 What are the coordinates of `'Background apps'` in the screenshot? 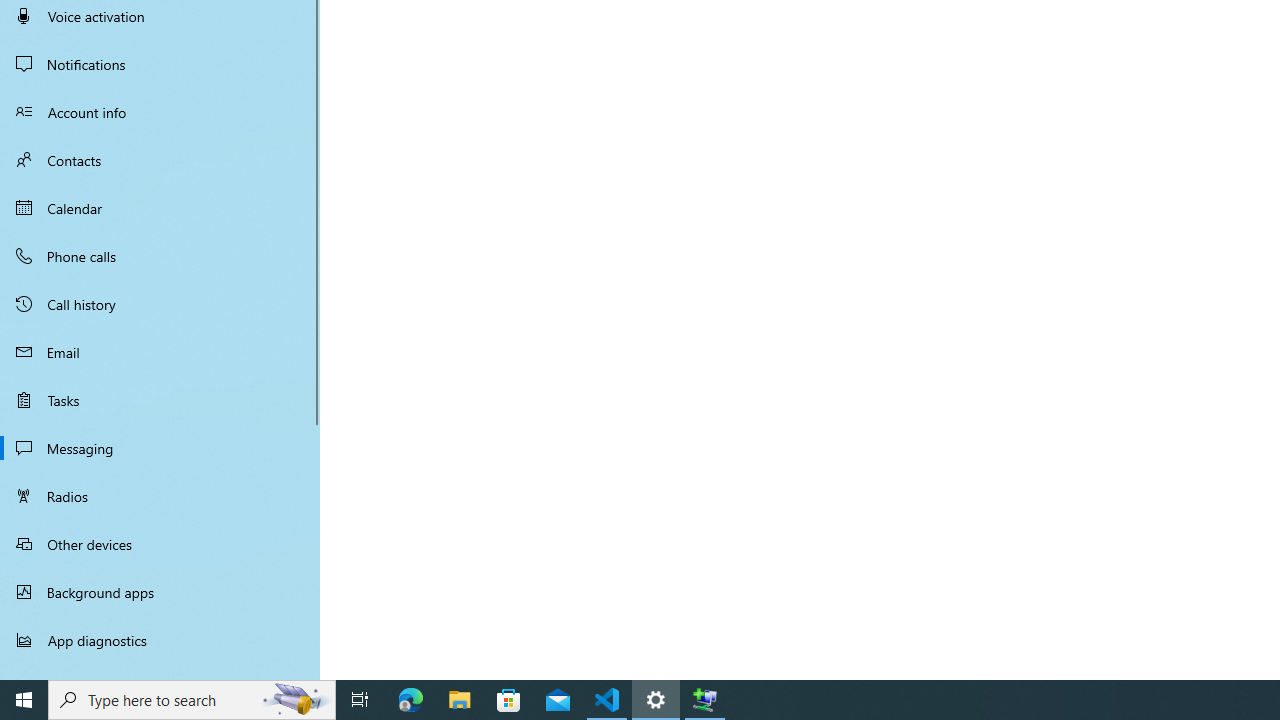 It's located at (160, 591).